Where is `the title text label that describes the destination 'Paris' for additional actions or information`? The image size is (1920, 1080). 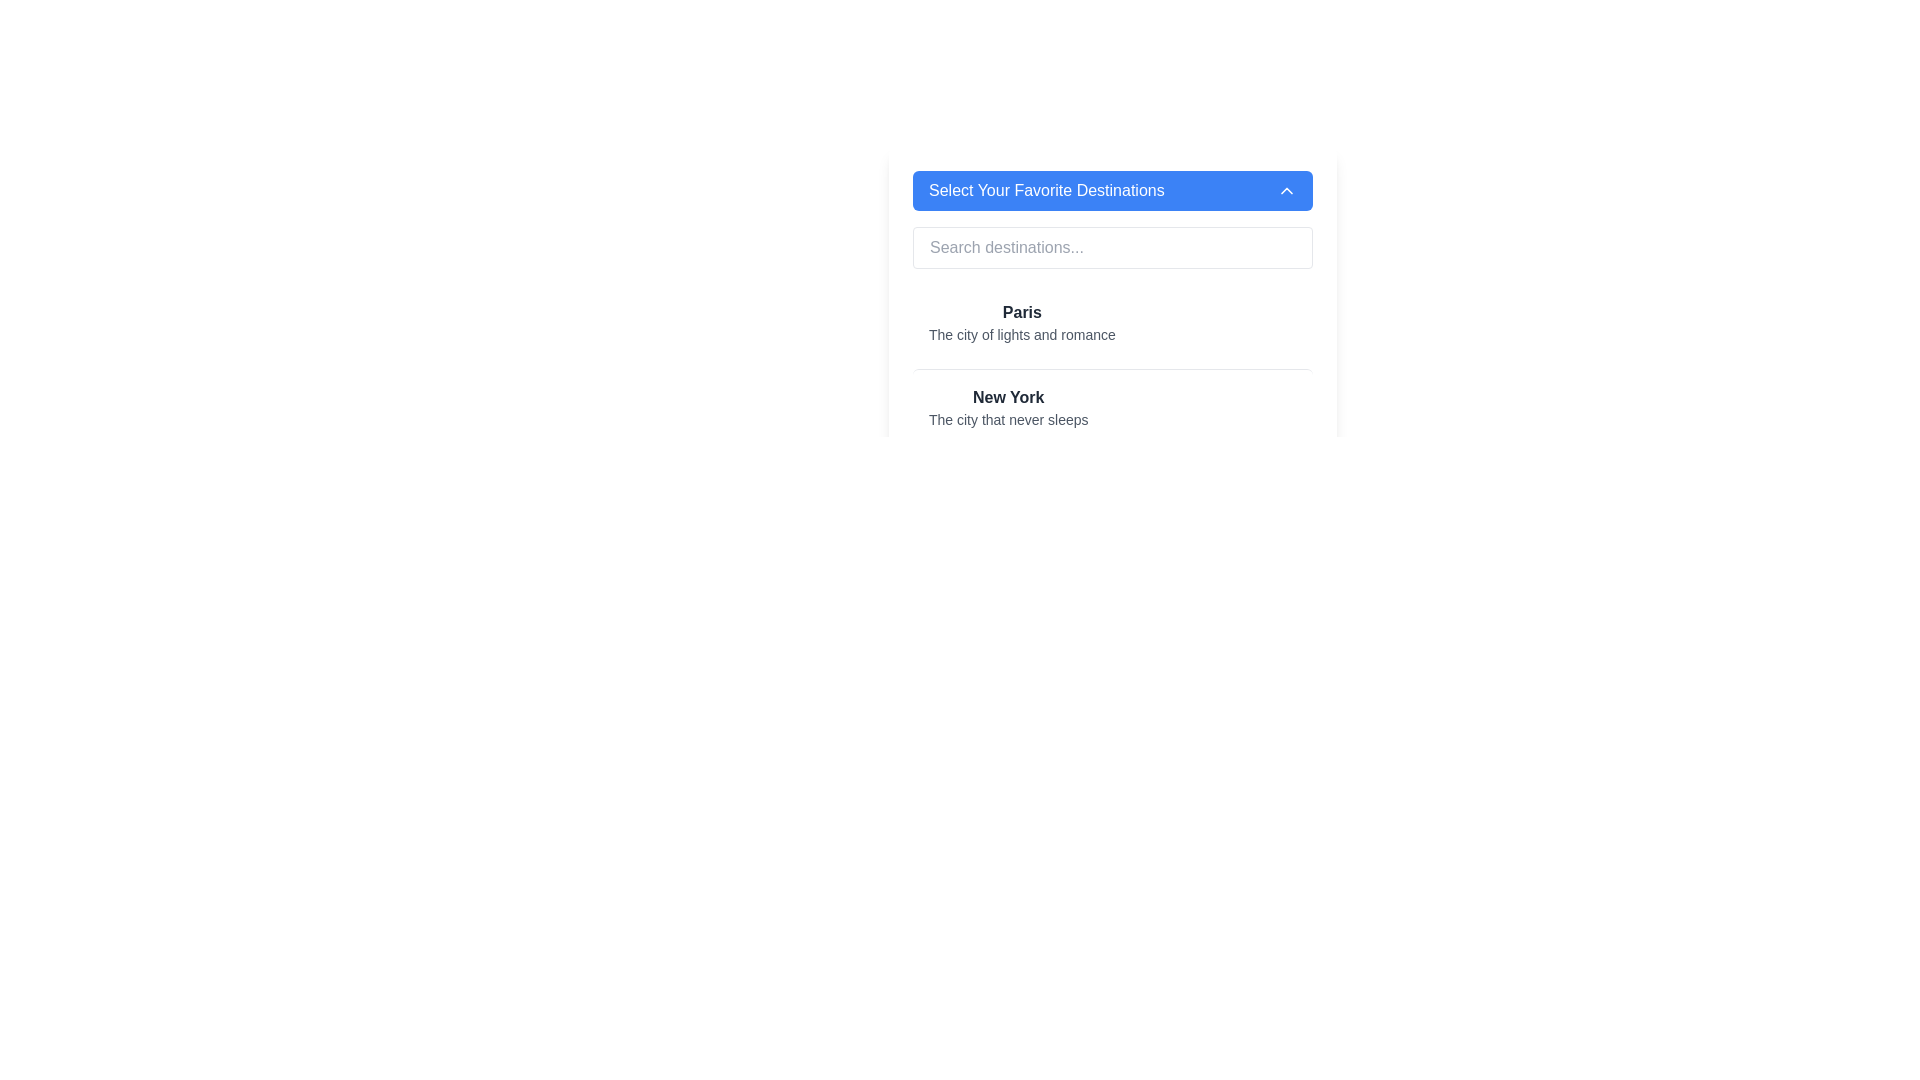
the title text label that describes the destination 'Paris' for additional actions or information is located at coordinates (1022, 312).